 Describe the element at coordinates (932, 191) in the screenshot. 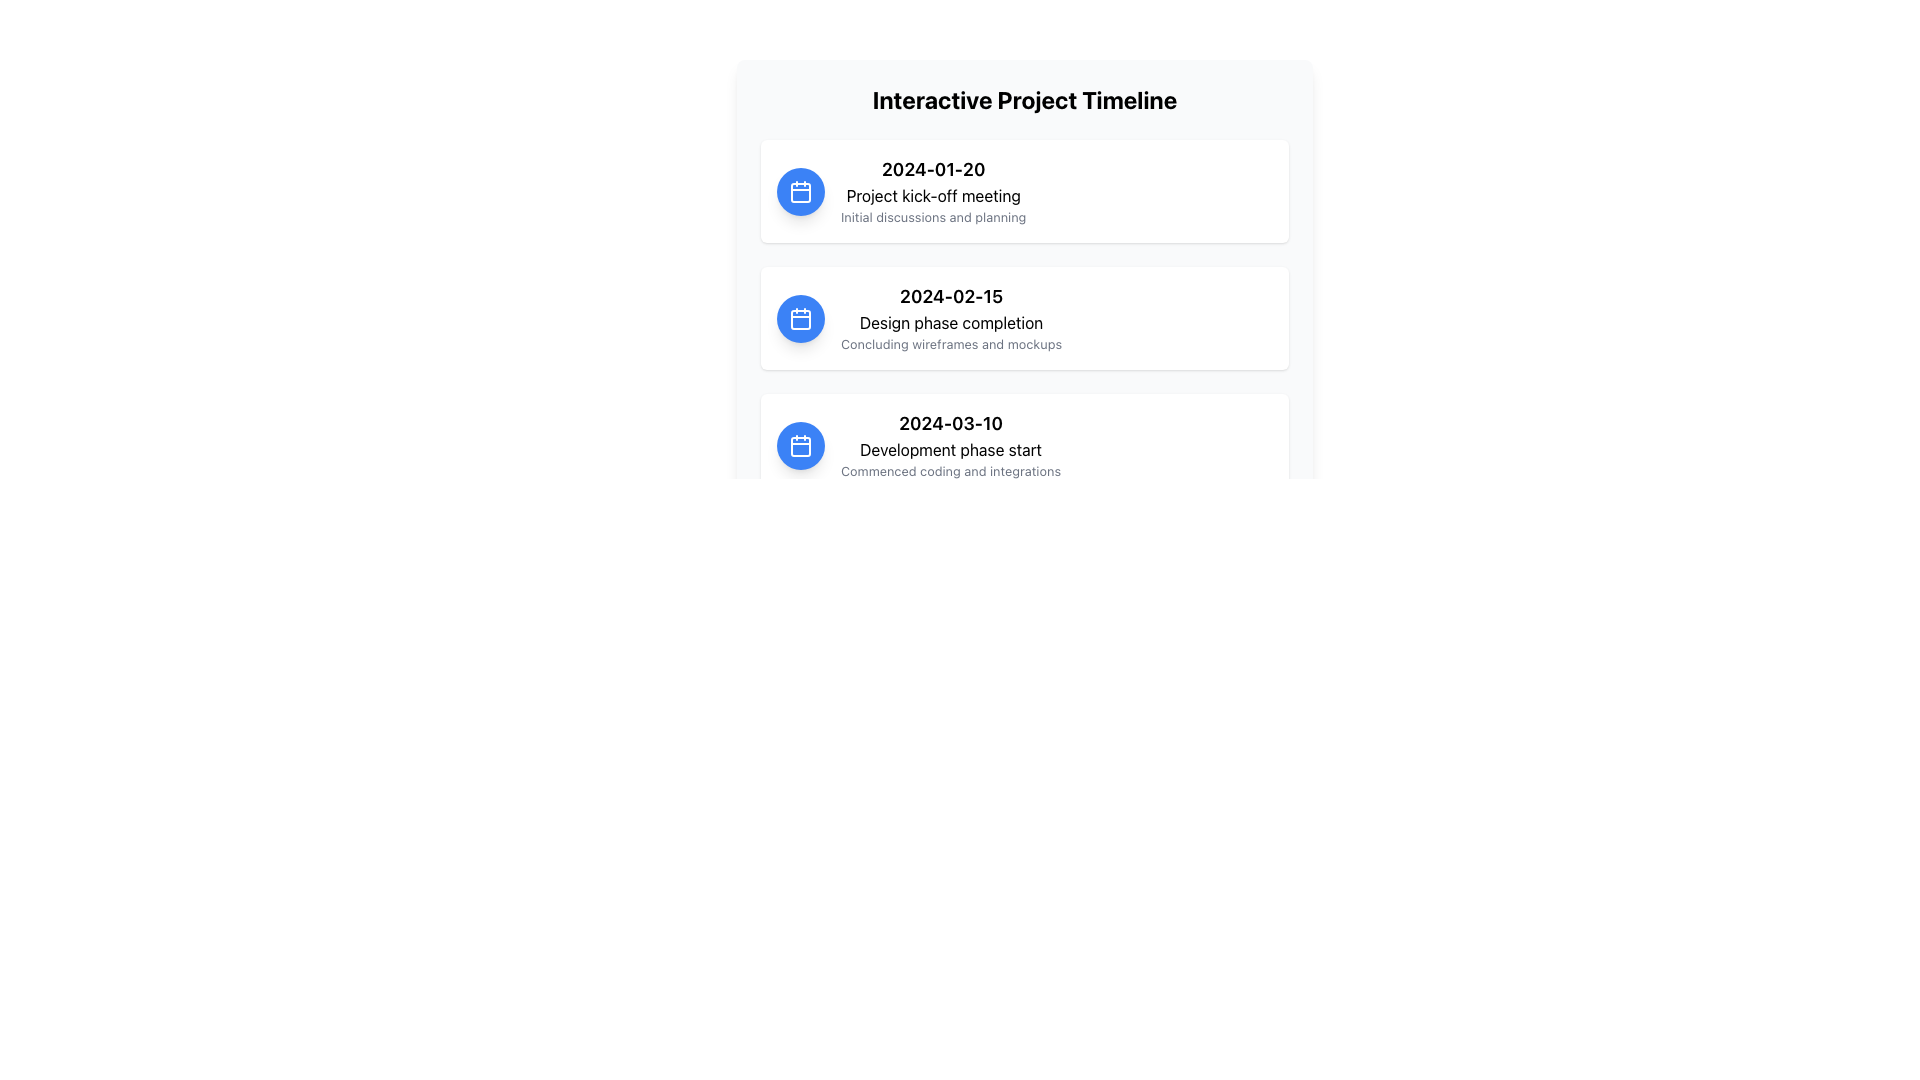

I see `the text block displaying the event 'Project kick-off meeting' in the vertical timeline interface, located to the right of the calendar icon` at that location.